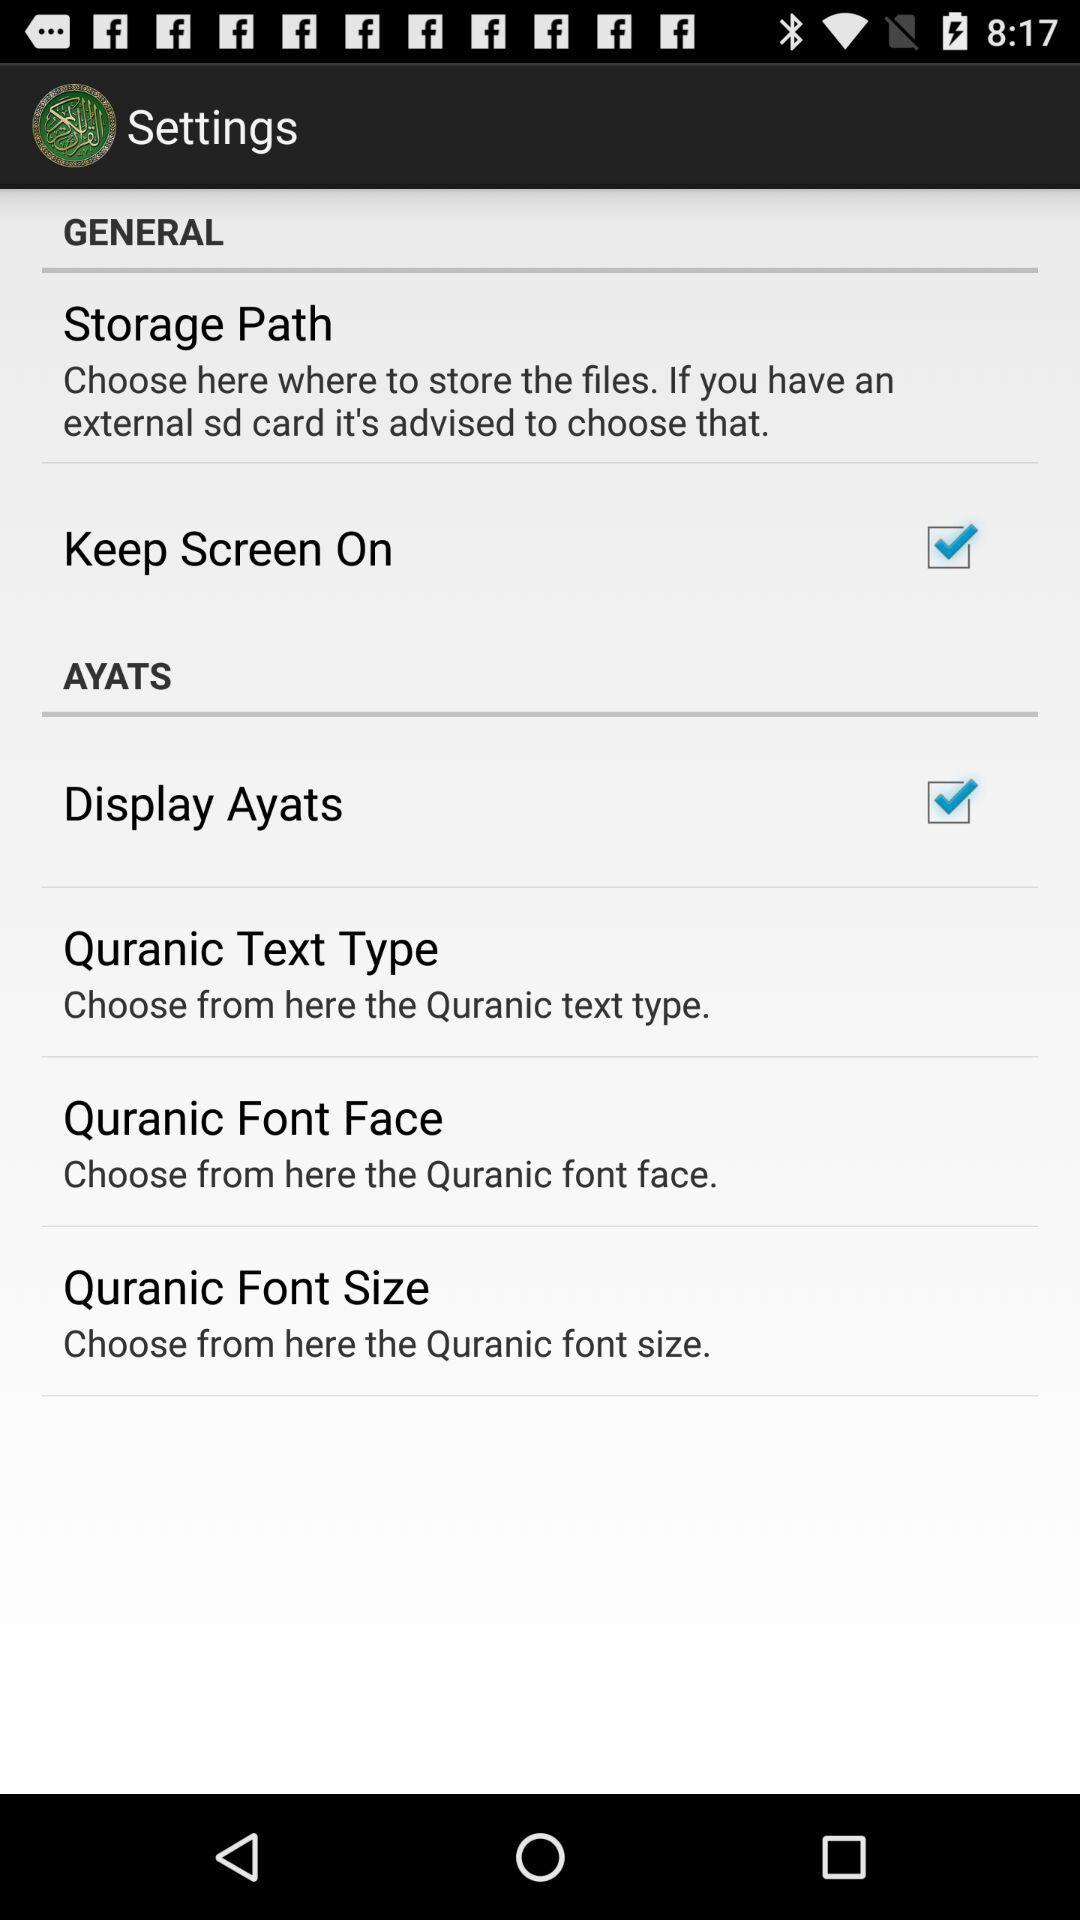  Describe the element at coordinates (540, 230) in the screenshot. I see `item above the storage path app` at that location.